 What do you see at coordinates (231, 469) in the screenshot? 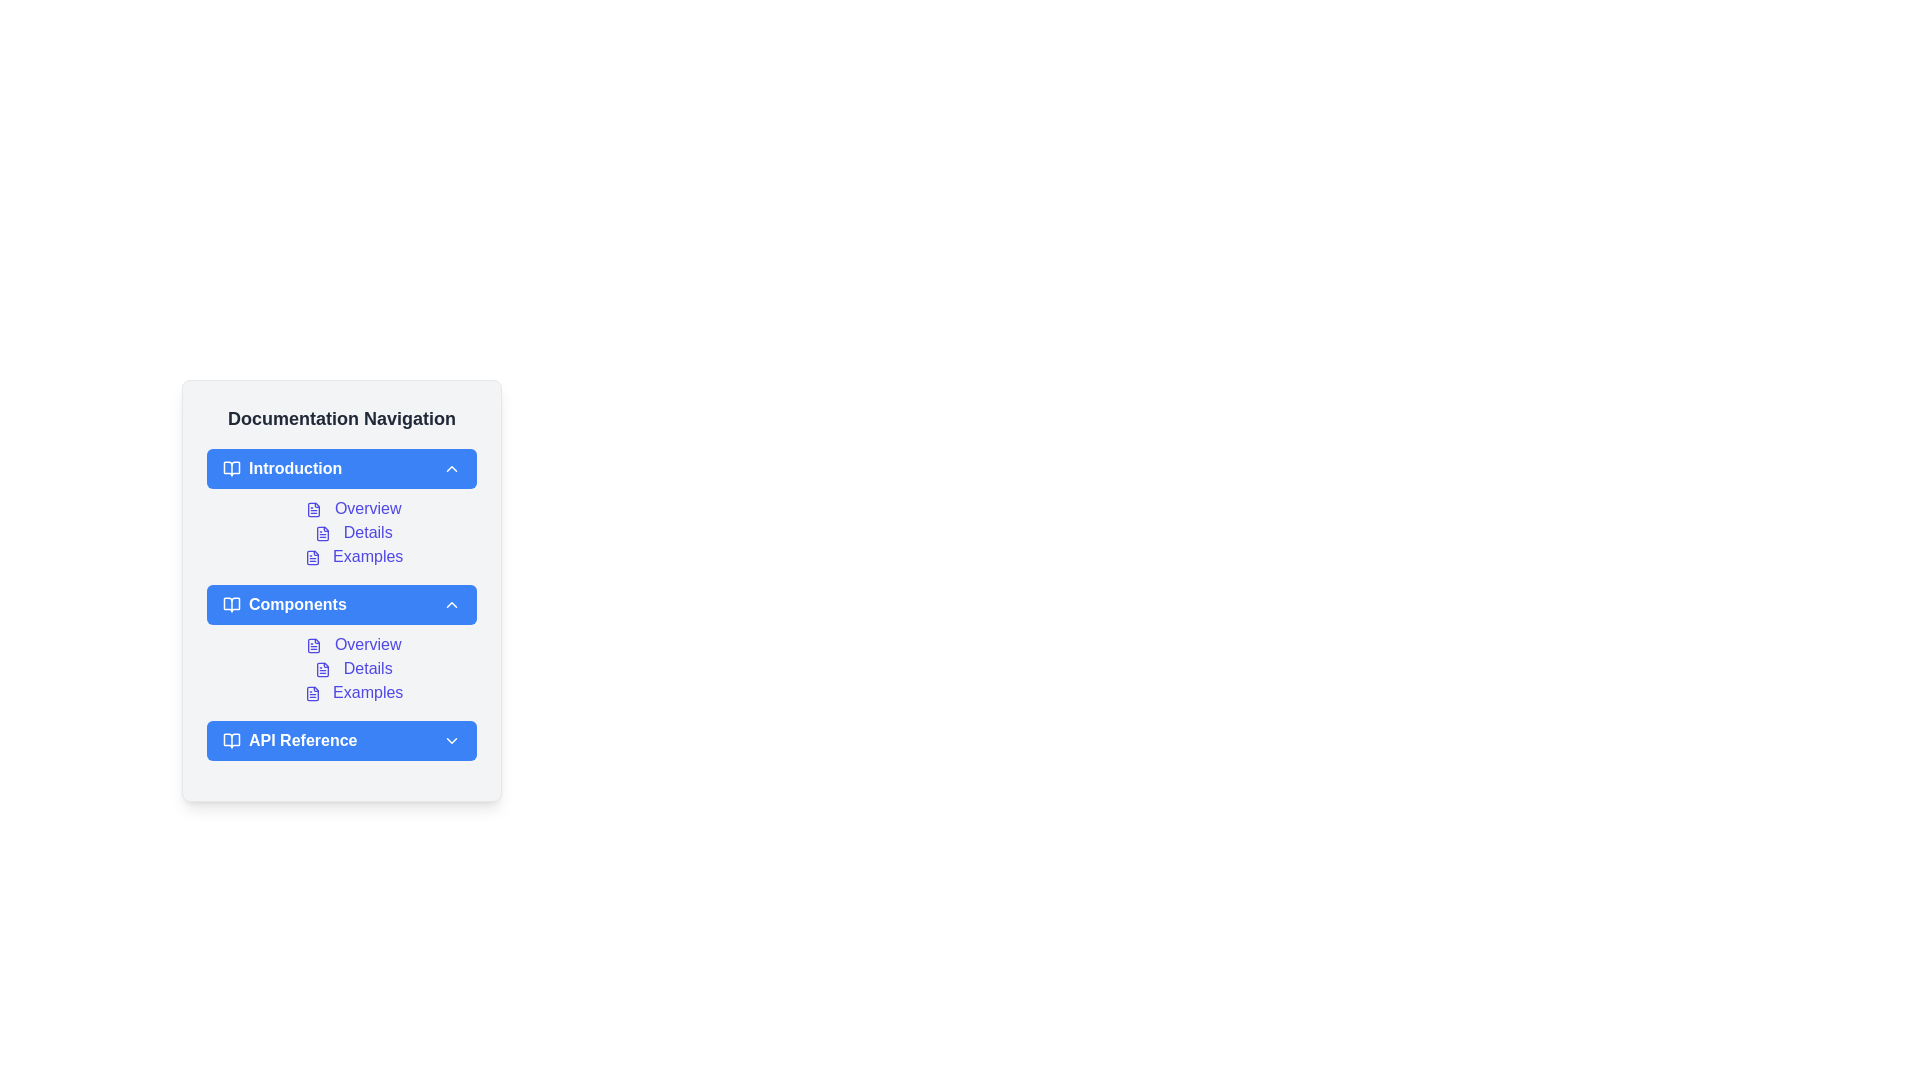
I see `the 'Introduction' icon in the Documentation Navigation vertical menu, which serves as a visual indicator for the Introduction section` at bounding box center [231, 469].